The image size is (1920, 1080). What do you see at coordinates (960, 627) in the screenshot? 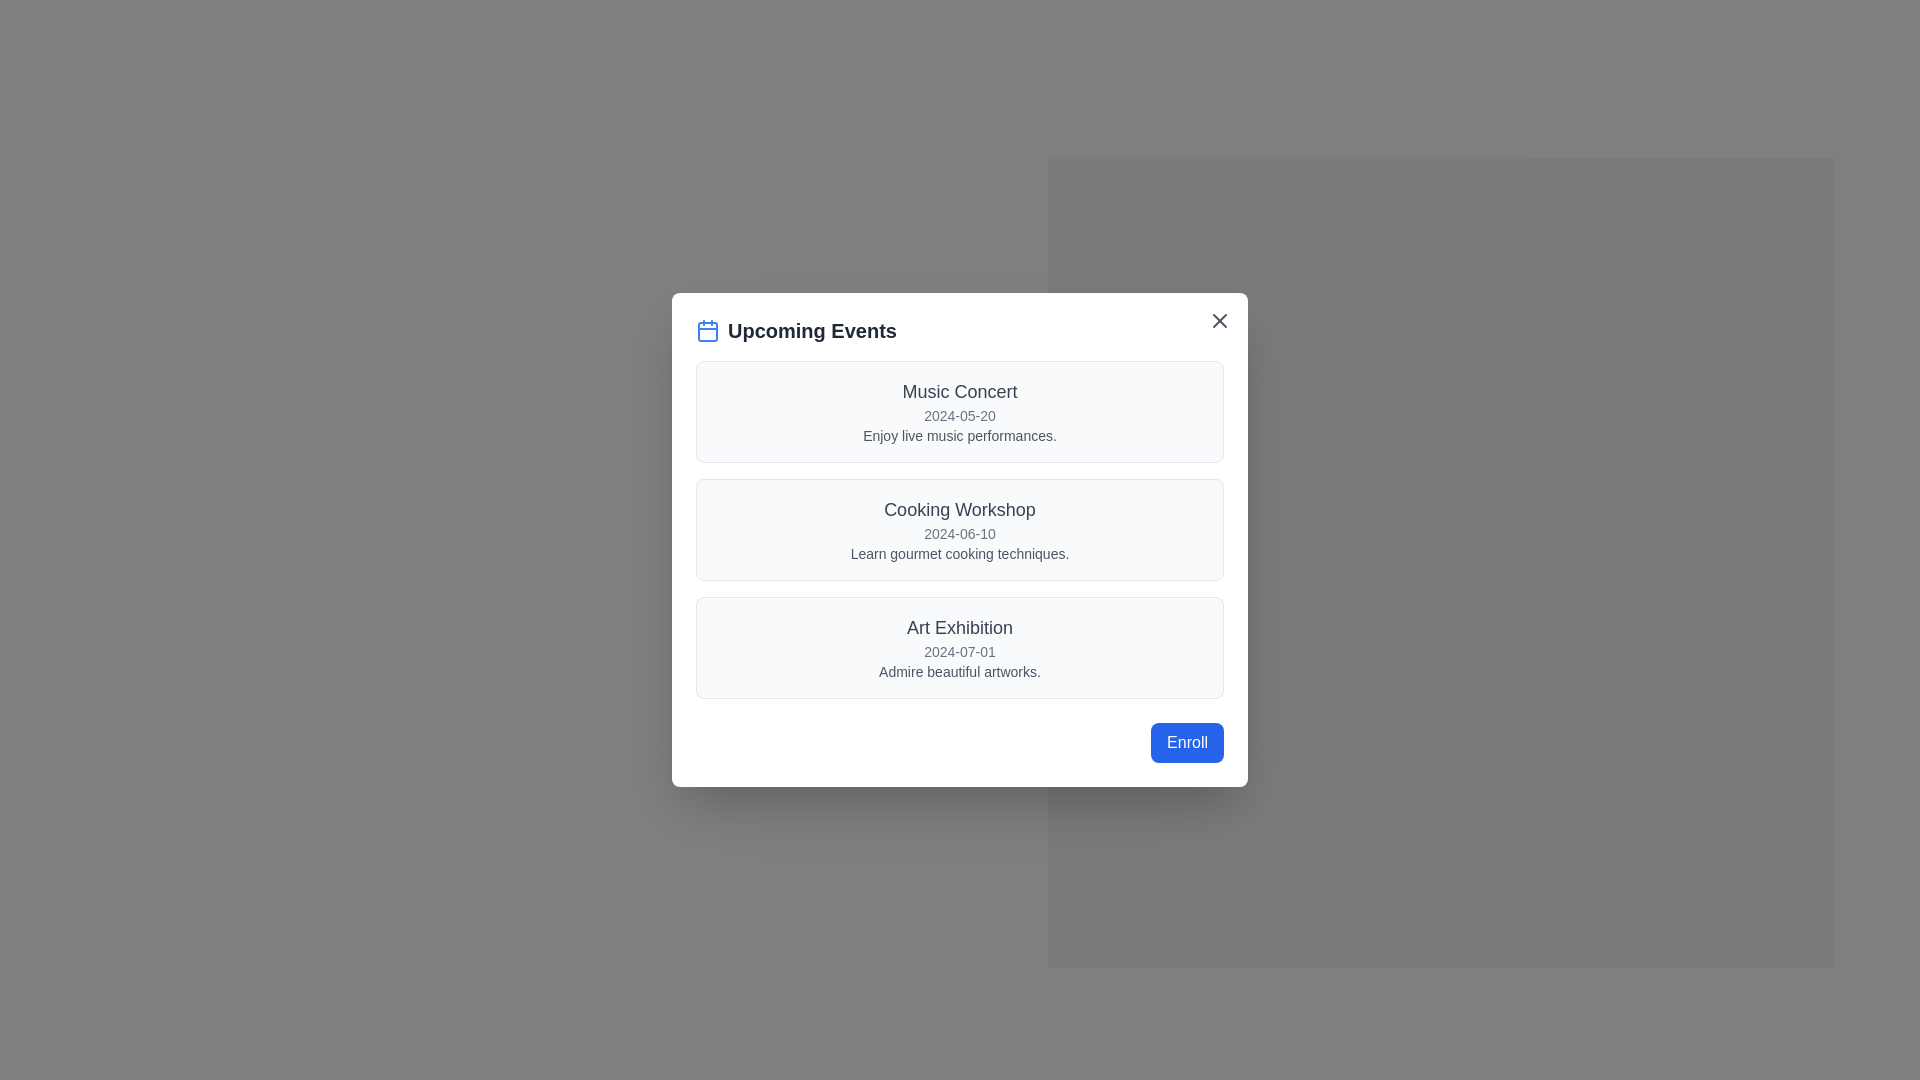
I see `the static text label that reads 'Art Exhibition', which is presented in a medium-size, bold font, dark gray color, and is centrally aligned within the highlighted card of the third event in the 'Upcoming Events' dialog box` at bounding box center [960, 627].